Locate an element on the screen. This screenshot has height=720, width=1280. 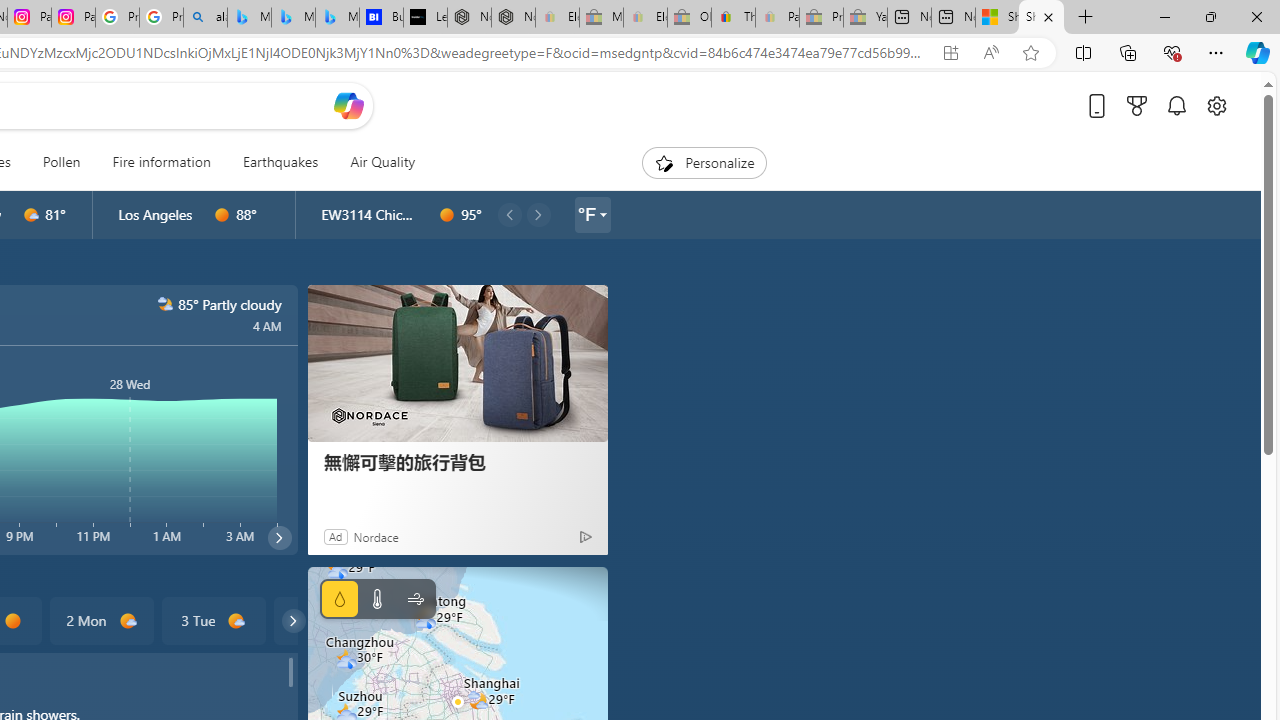
'Open settings' is located at coordinates (1215, 105).